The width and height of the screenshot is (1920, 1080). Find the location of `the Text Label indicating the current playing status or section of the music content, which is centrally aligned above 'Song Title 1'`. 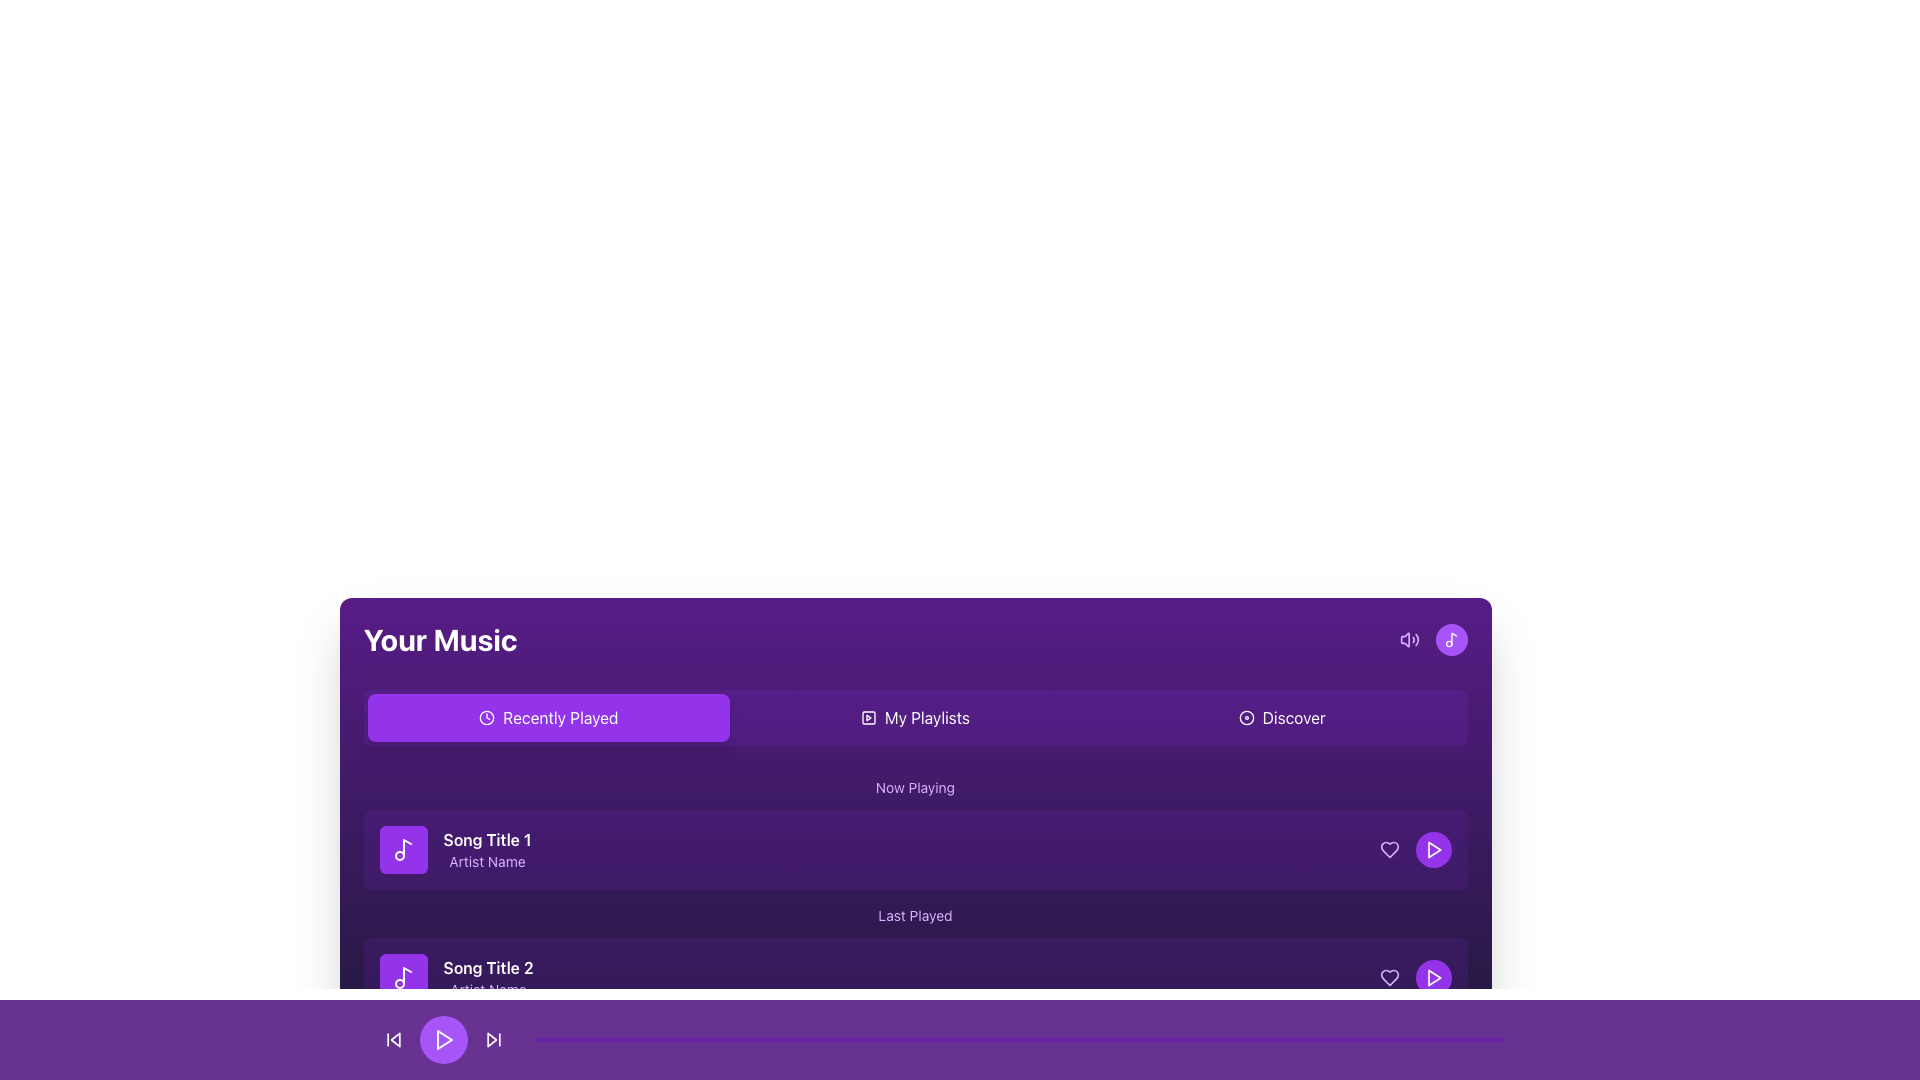

the Text Label indicating the current playing status or section of the music content, which is centrally aligned above 'Song Title 1' is located at coordinates (914, 786).